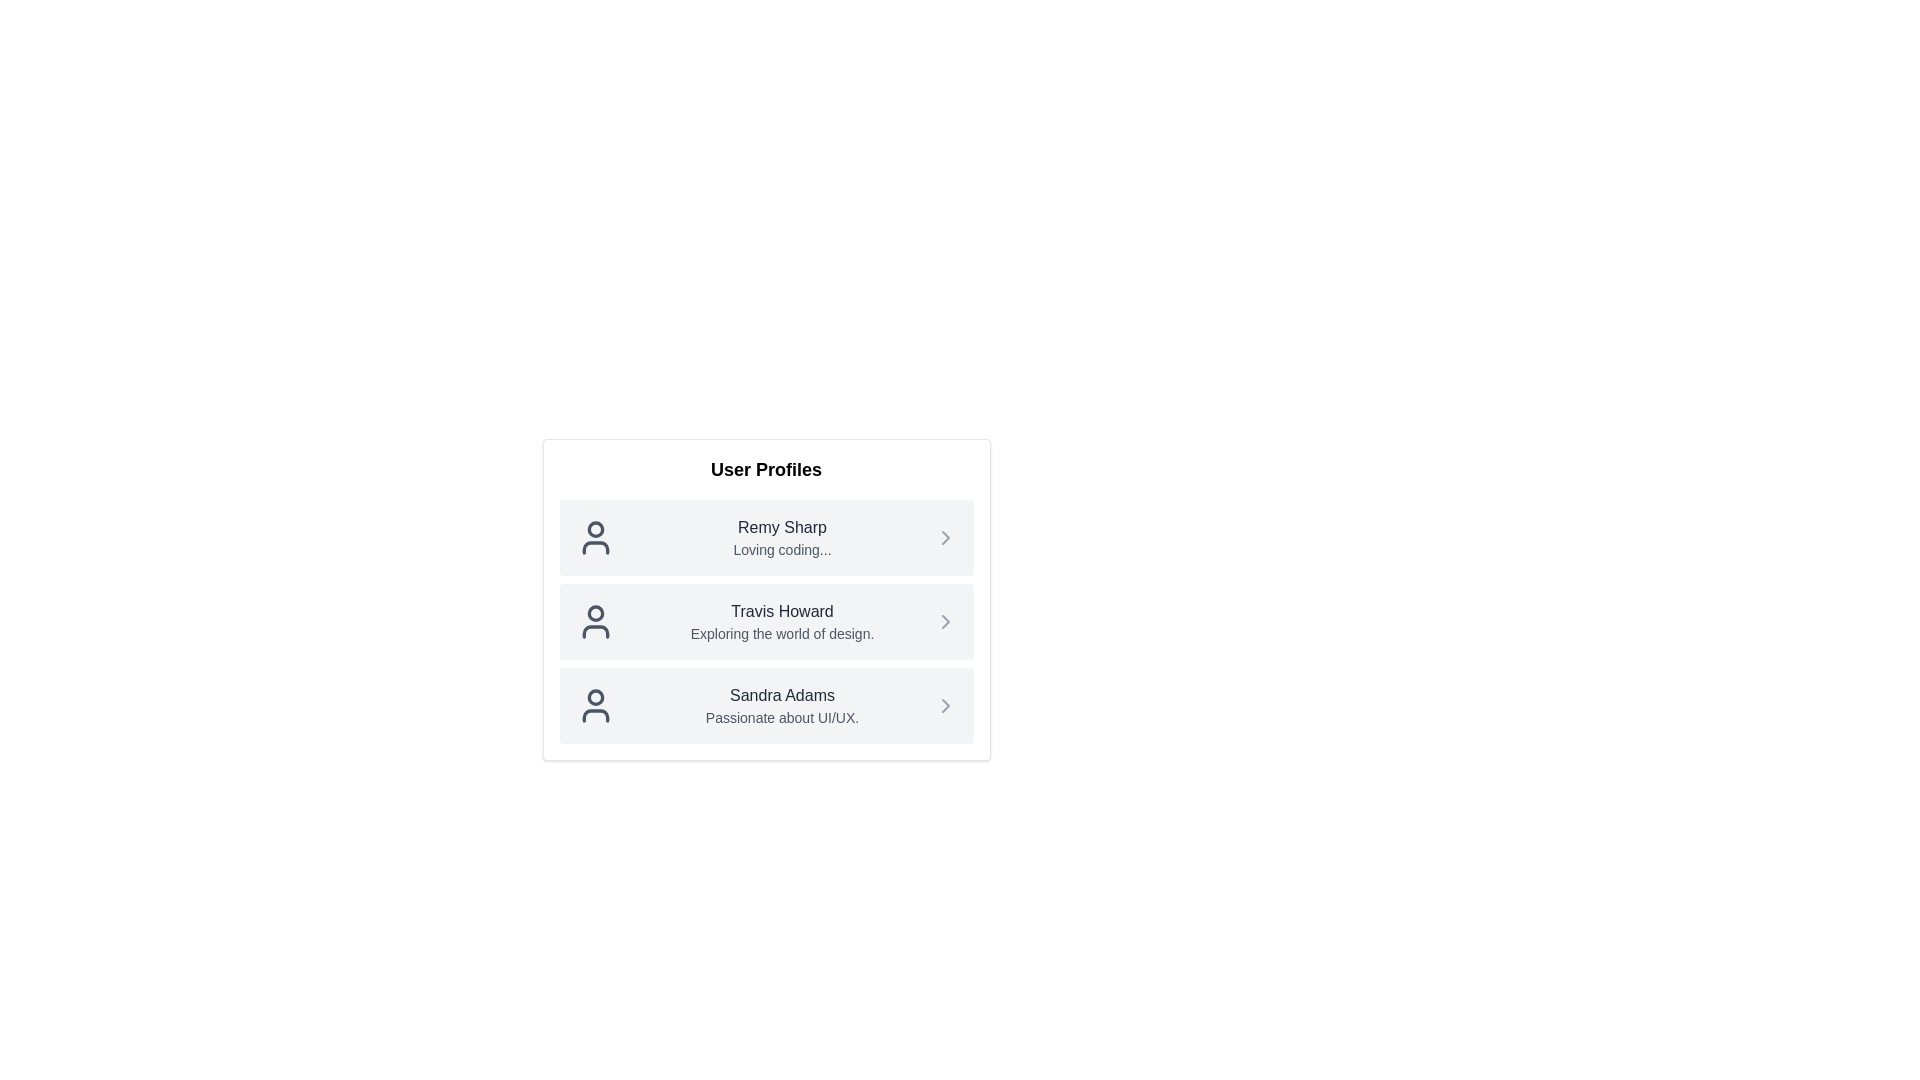 The image size is (1920, 1080). I want to click on the Text Display Component for 'Travis Howard', which features the name in bold and a description below it, positioned as the second profile entry under 'User Profiles', so click(781, 620).